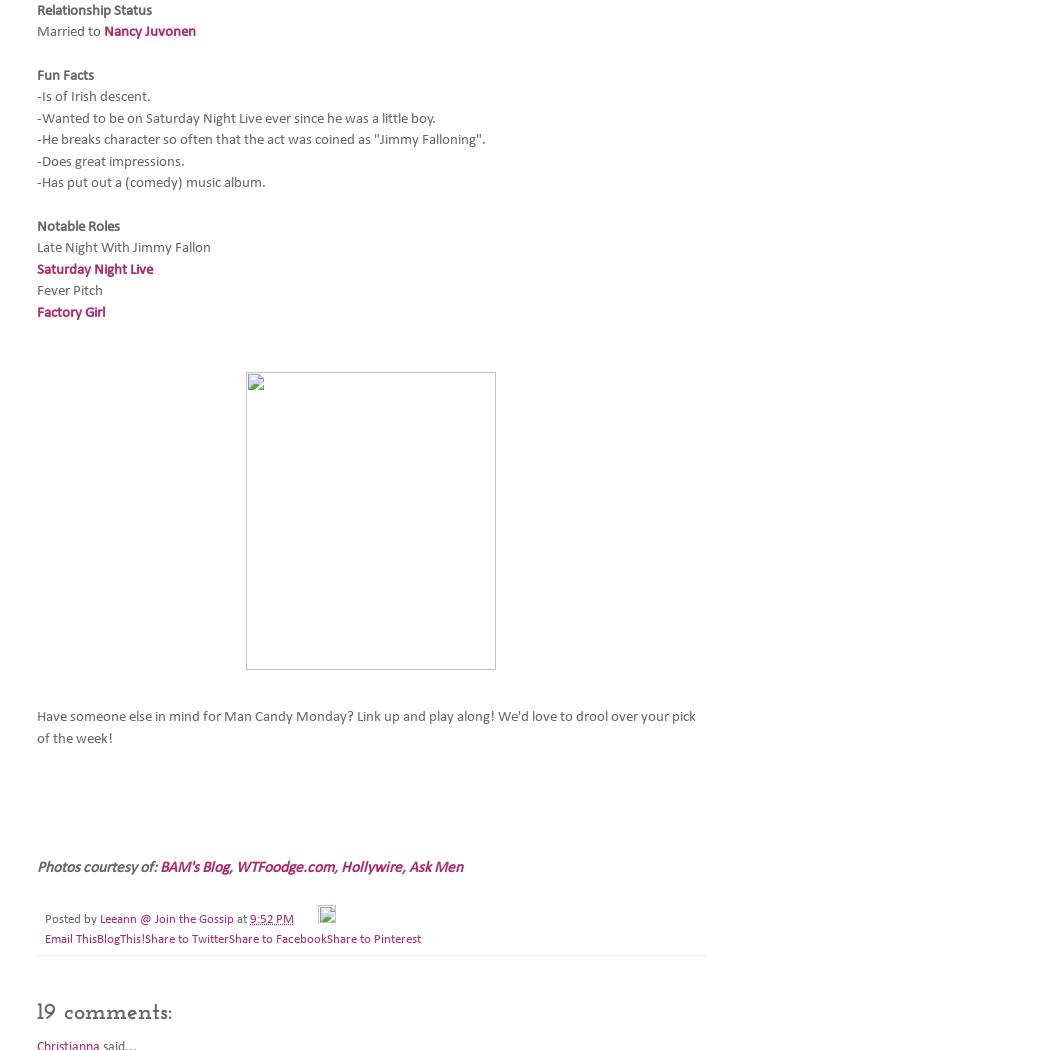  What do you see at coordinates (277, 938) in the screenshot?
I see `'Share to Facebook'` at bounding box center [277, 938].